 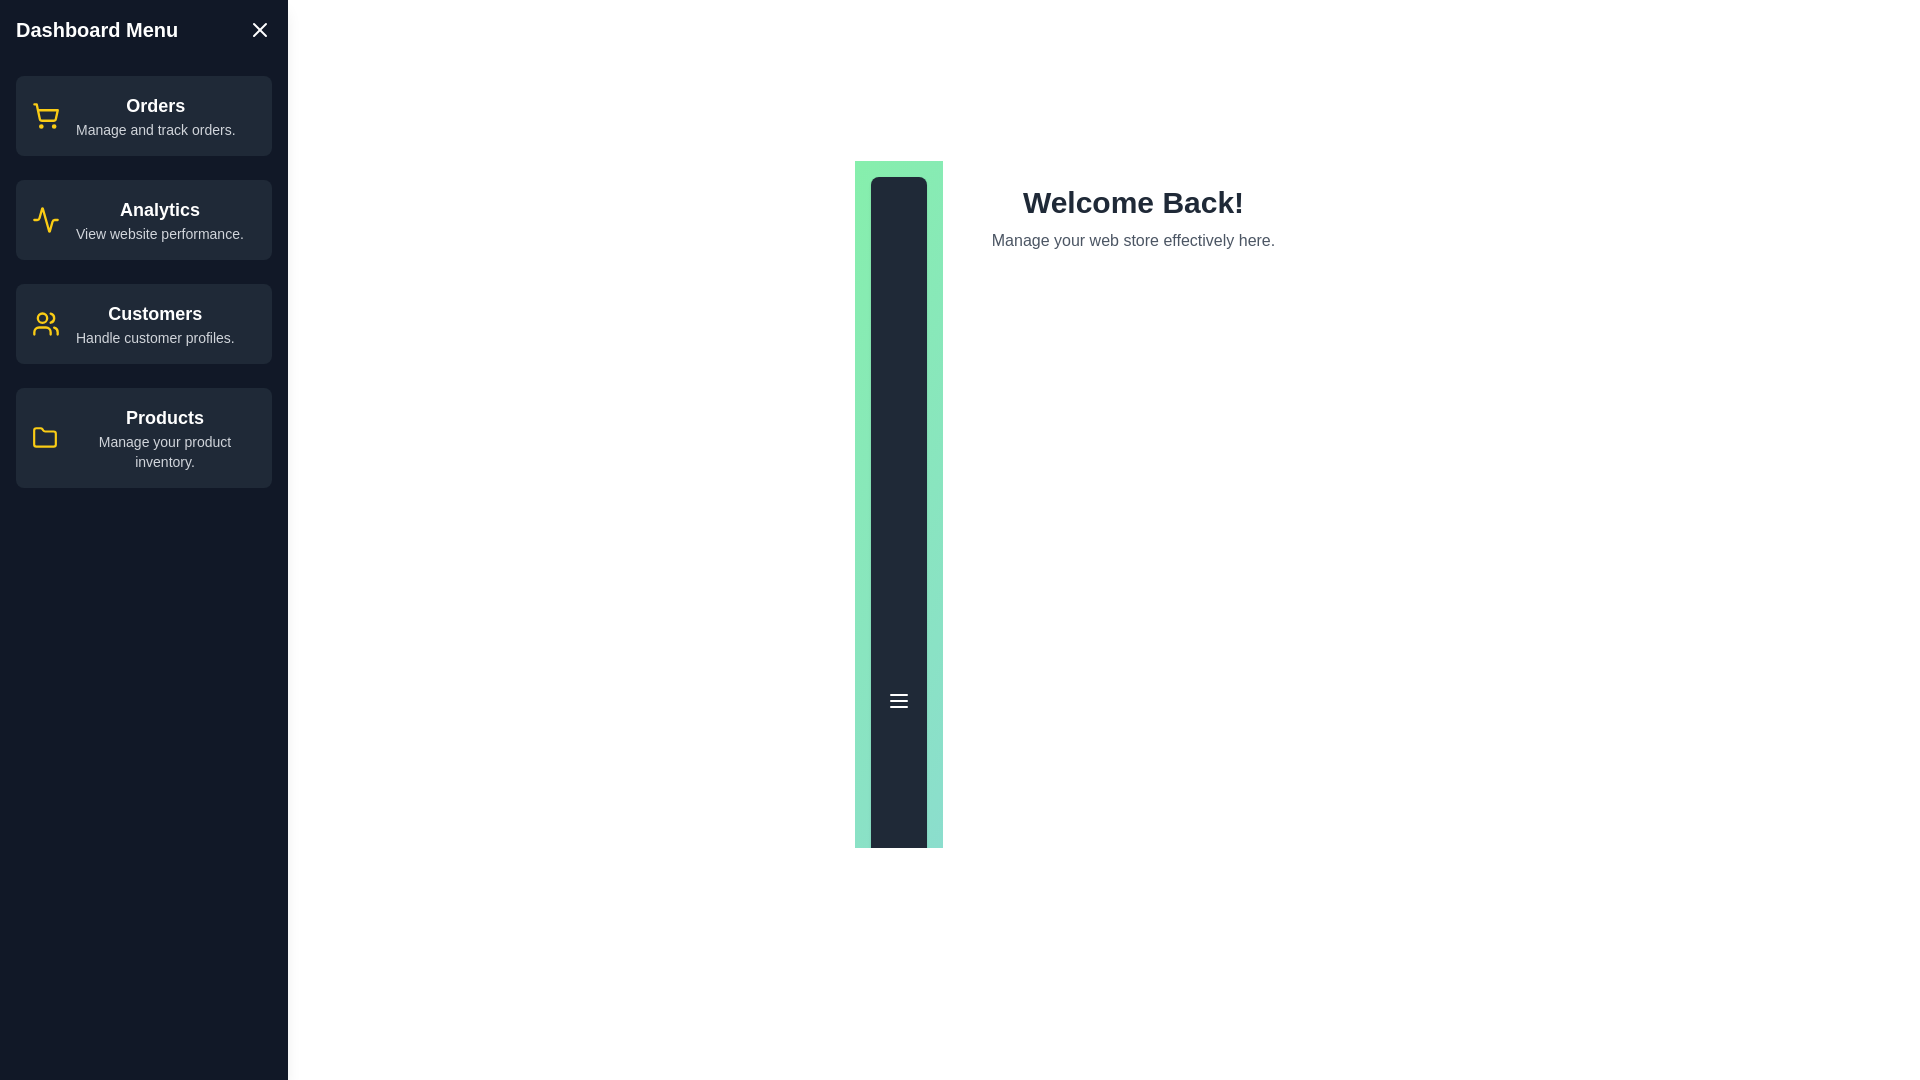 I want to click on the menu item labeled 'Products' to view its hover effect, so click(x=143, y=437).